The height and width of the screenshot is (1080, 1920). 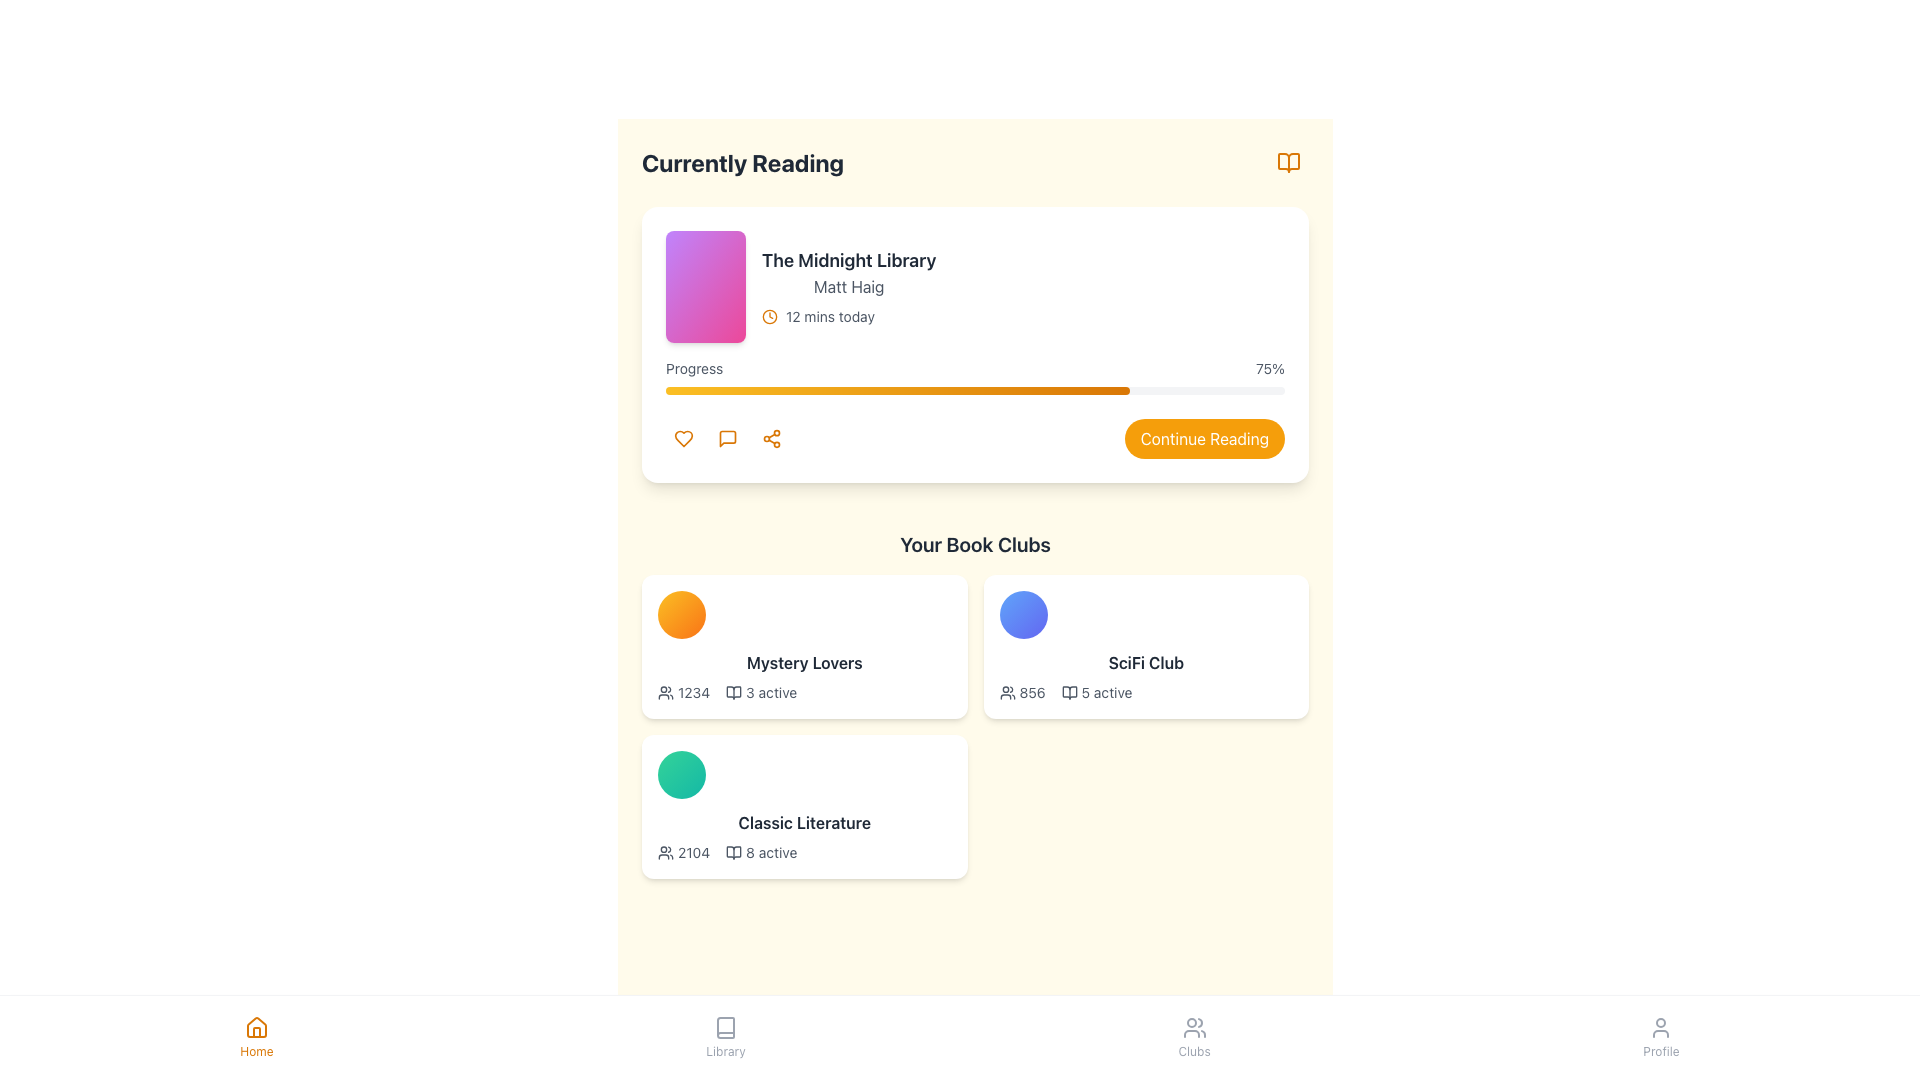 What do you see at coordinates (724, 1036) in the screenshot?
I see `the Navigation button labeled 'Library', which is styled with a book icon and located in the bottom navigation bar between 'Home' and 'Clubs'` at bounding box center [724, 1036].